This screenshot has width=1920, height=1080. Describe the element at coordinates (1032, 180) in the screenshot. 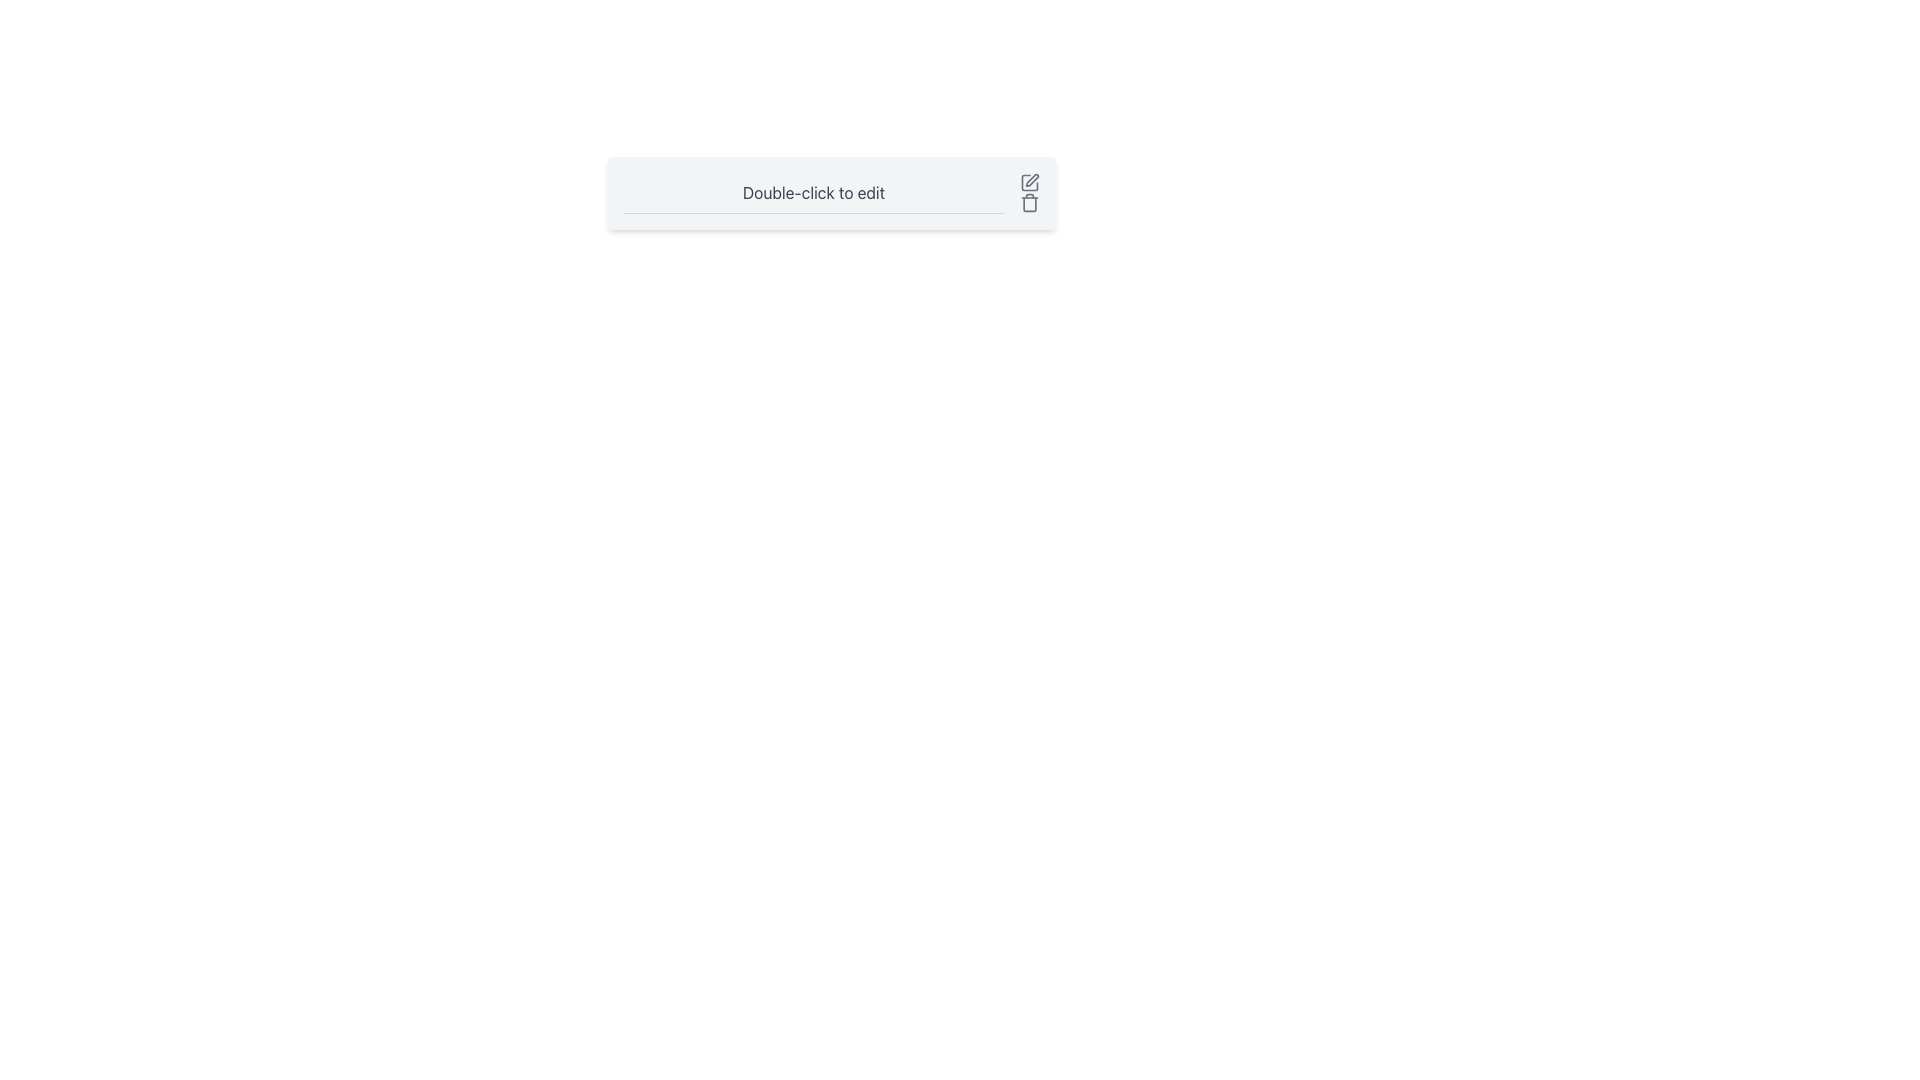

I see `the pen icon located in the top-right corner of the square icon in the toolbar` at that location.